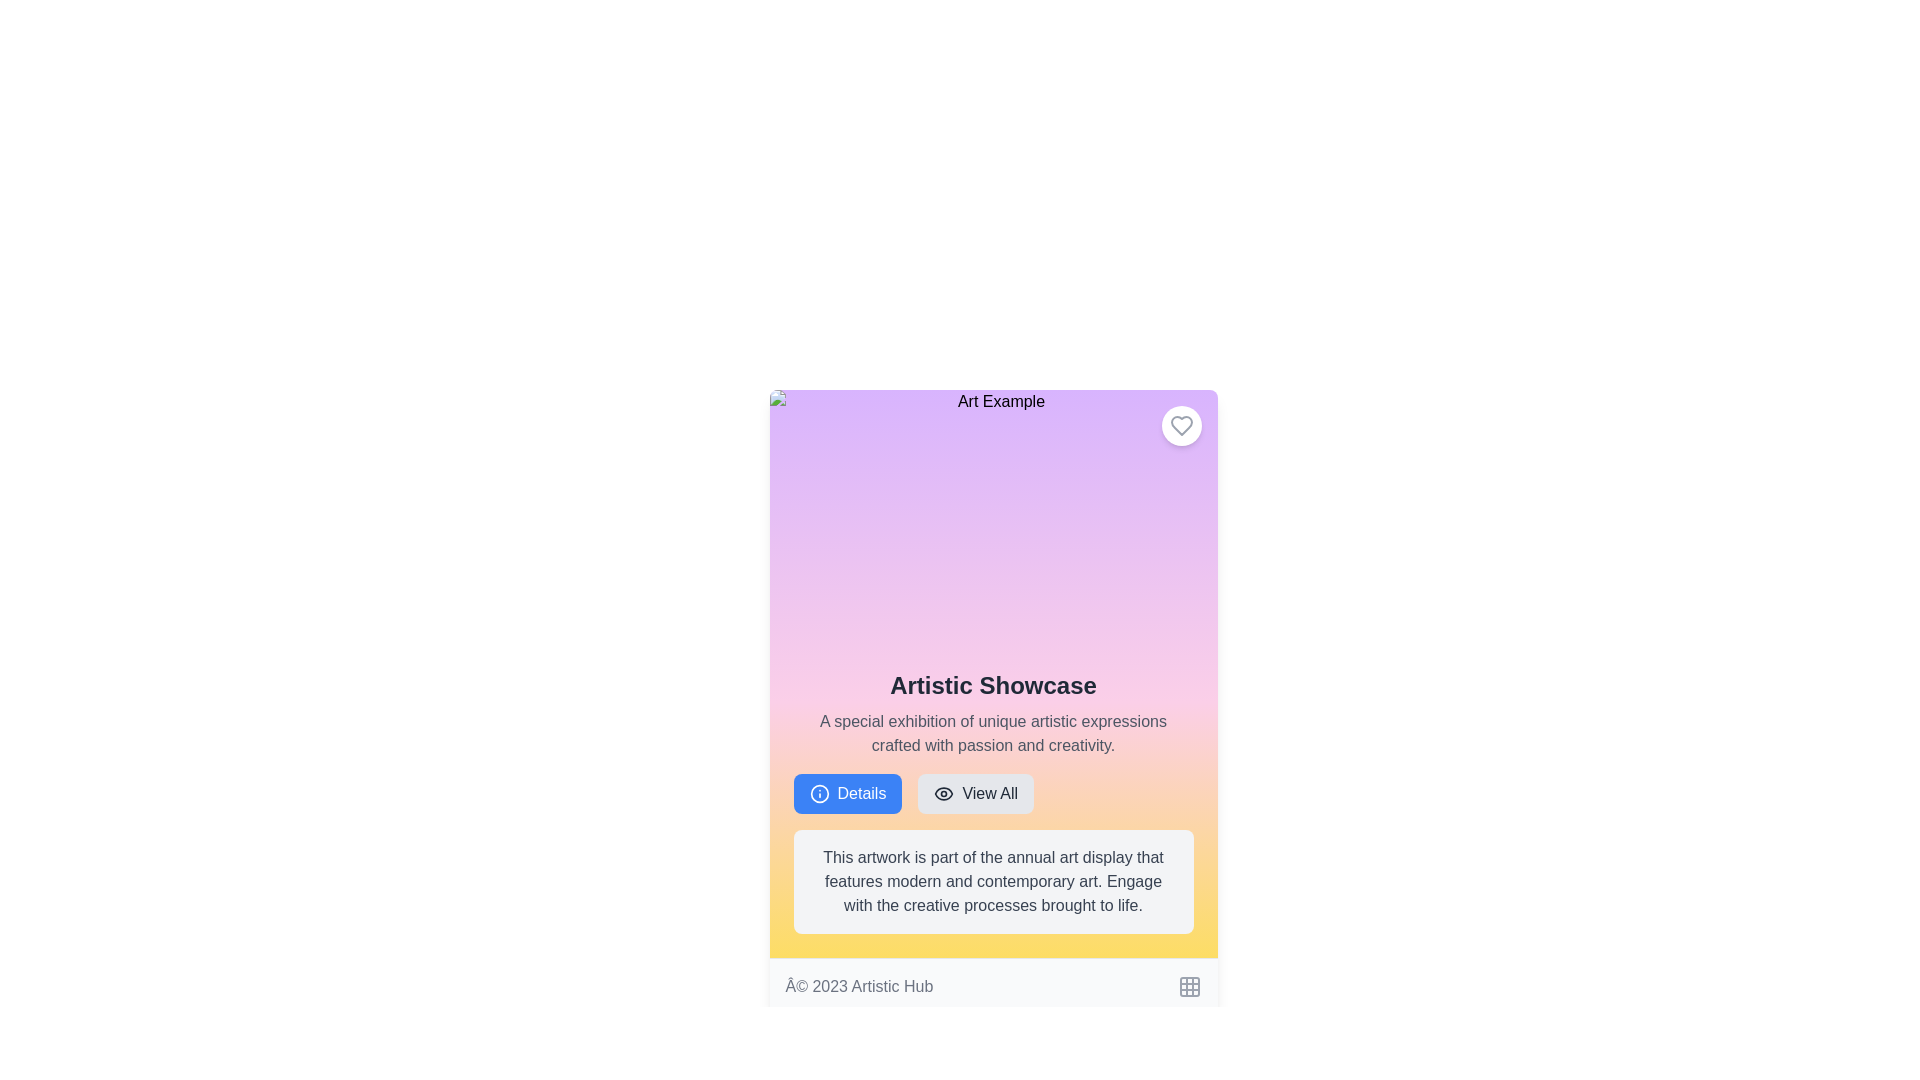 The width and height of the screenshot is (1920, 1080). I want to click on text from the text box styled with rounded corners and a light gray background that contains the message about the annual art display, so click(993, 881).